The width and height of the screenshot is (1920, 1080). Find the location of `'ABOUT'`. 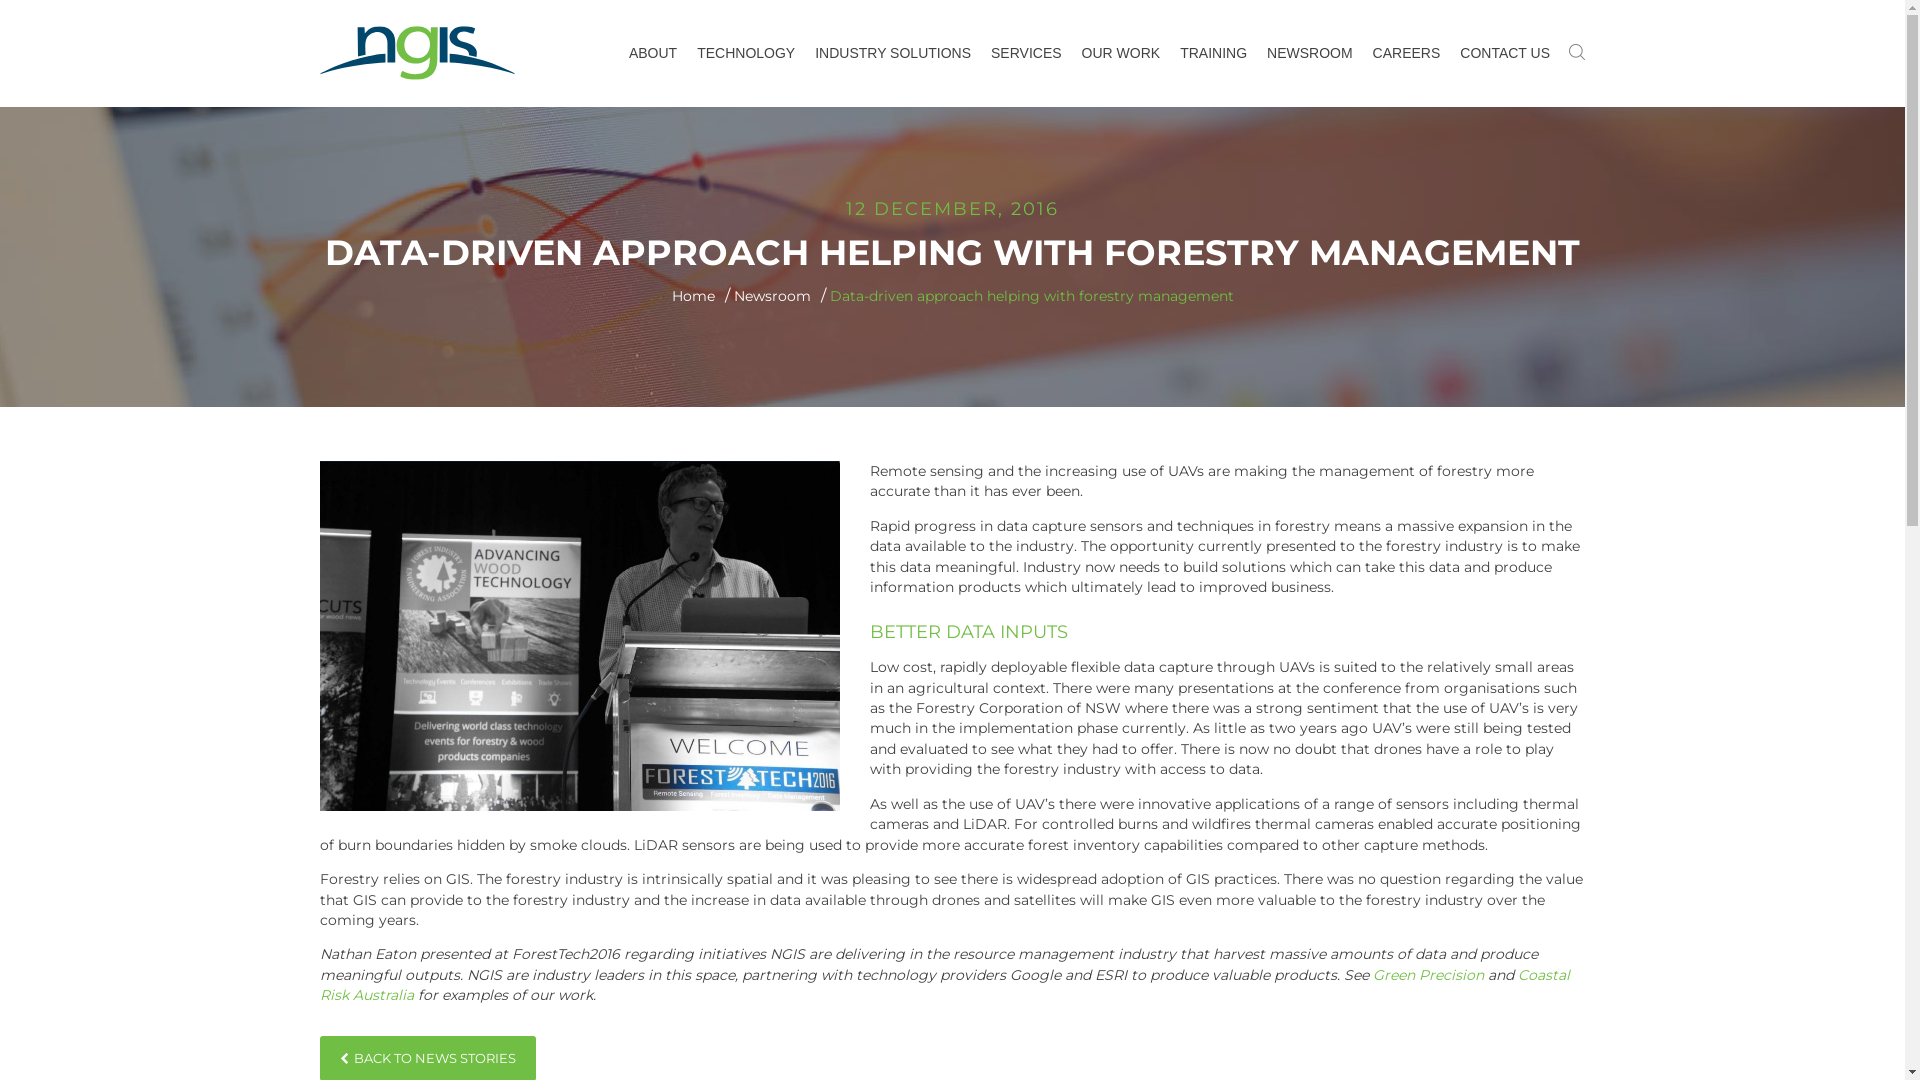

'ABOUT' is located at coordinates (618, 52).